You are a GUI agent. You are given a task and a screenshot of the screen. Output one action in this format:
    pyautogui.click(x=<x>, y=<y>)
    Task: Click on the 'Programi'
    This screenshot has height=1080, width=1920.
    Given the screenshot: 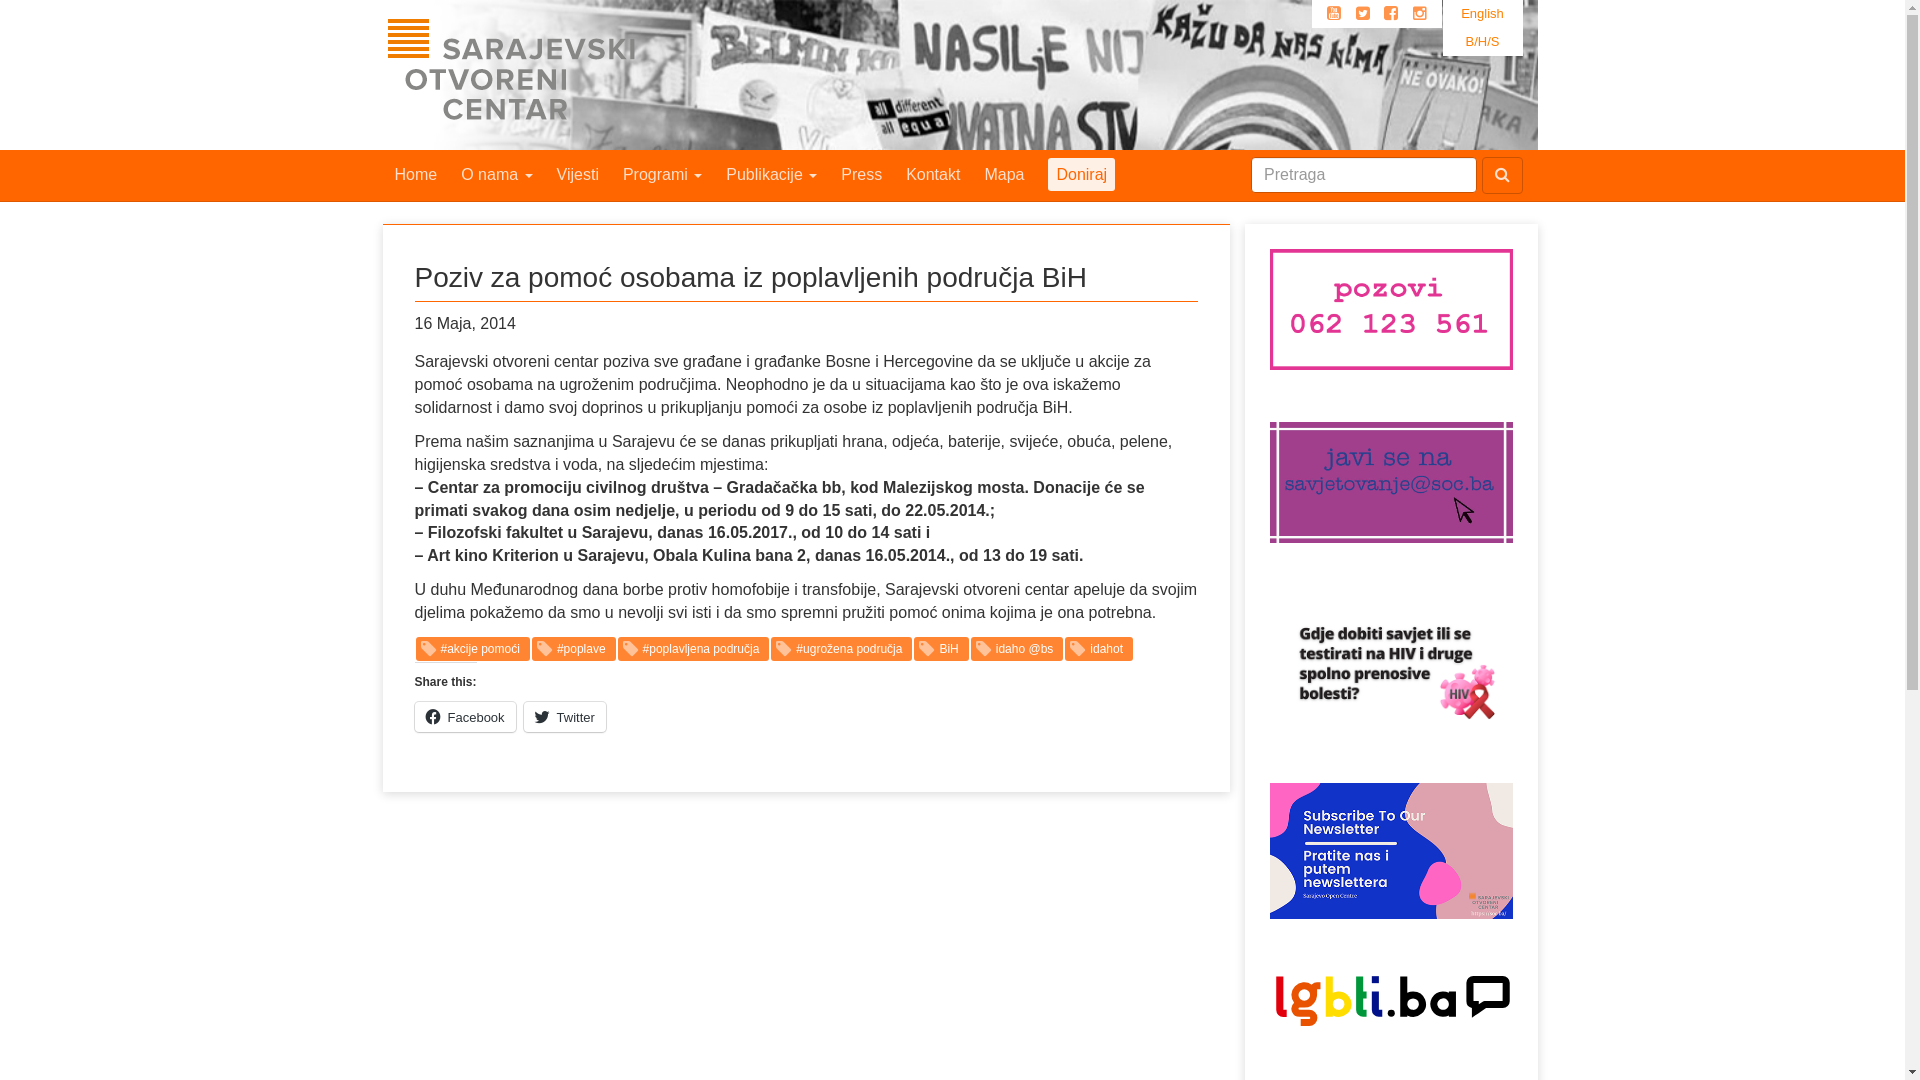 What is the action you would take?
    pyautogui.click(x=662, y=173)
    